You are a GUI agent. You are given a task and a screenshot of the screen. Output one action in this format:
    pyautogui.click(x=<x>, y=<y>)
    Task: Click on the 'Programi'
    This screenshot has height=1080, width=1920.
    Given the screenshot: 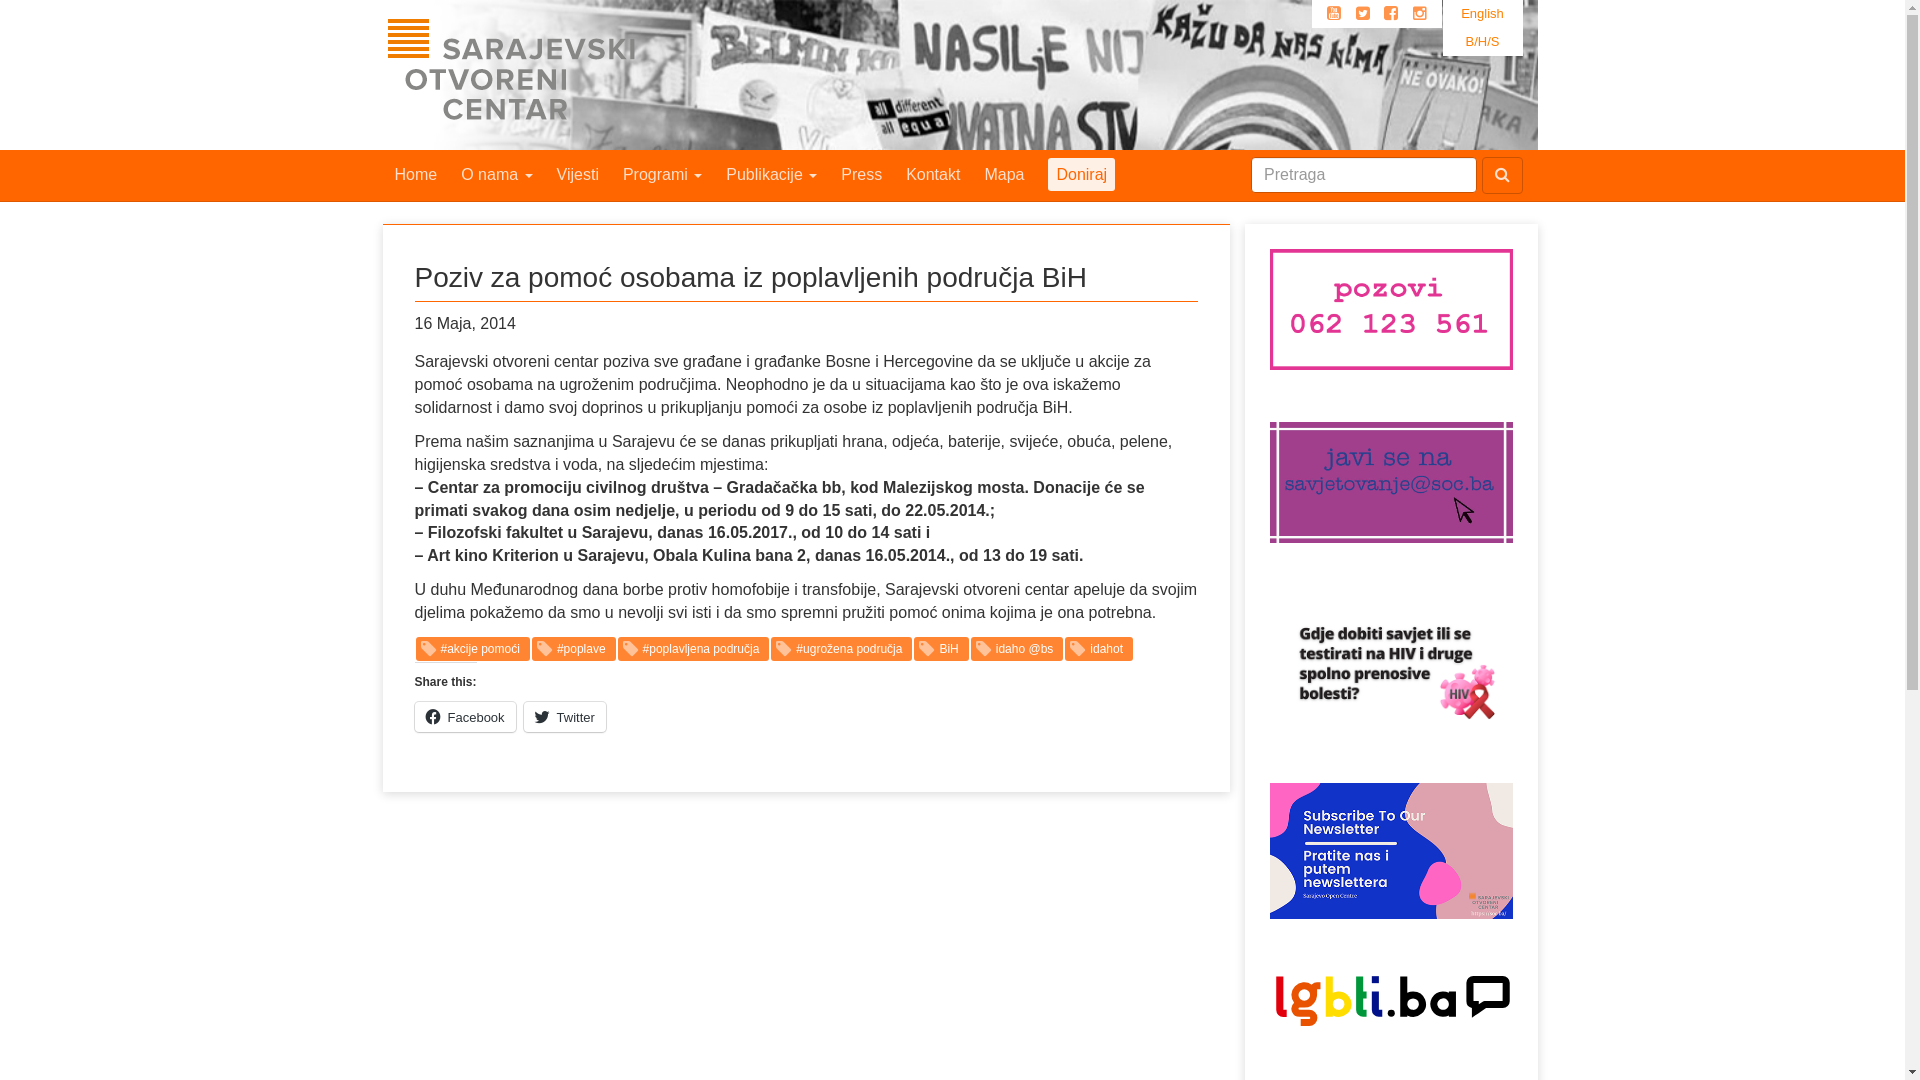 What is the action you would take?
    pyautogui.click(x=662, y=173)
    